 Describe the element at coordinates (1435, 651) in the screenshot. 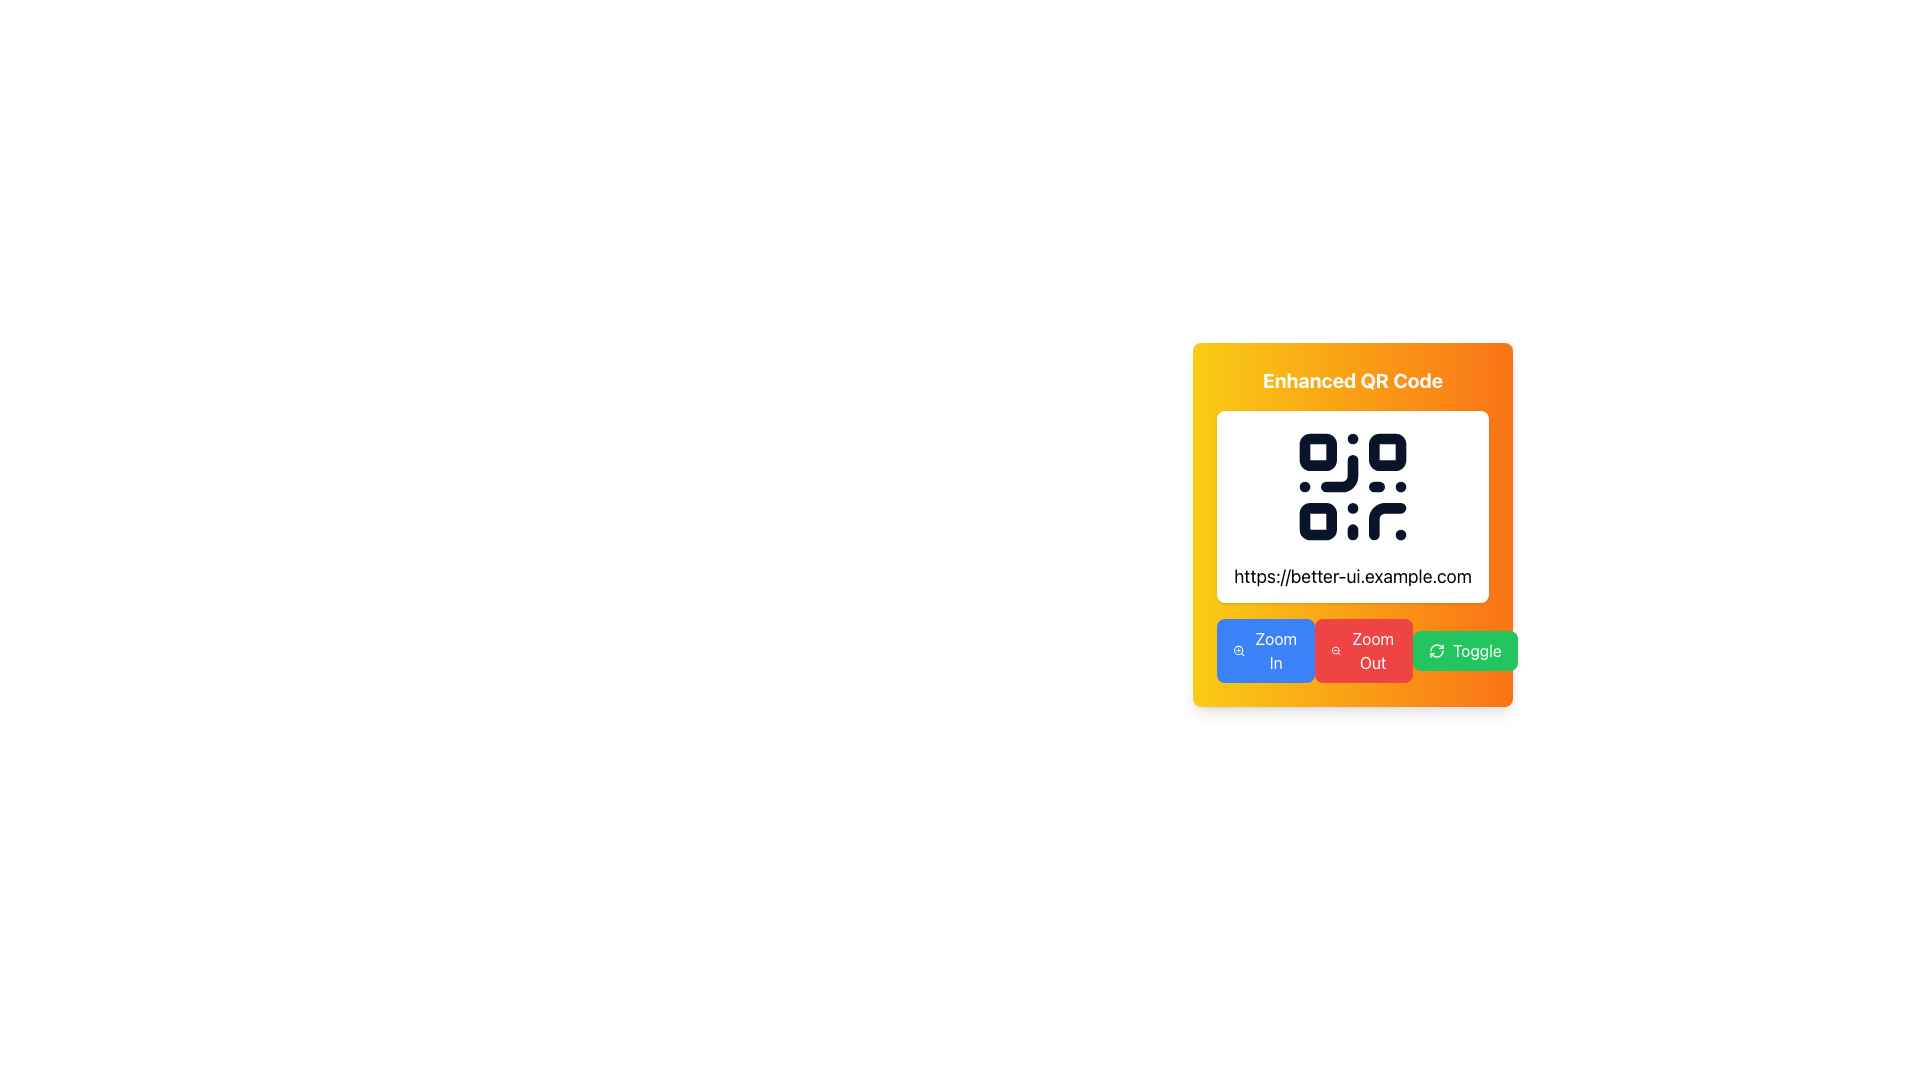

I see `the circular refresh SVG icon, which is the leftmost element within the Toggle button located on the rightmost part of the bottom row of buttons` at that location.